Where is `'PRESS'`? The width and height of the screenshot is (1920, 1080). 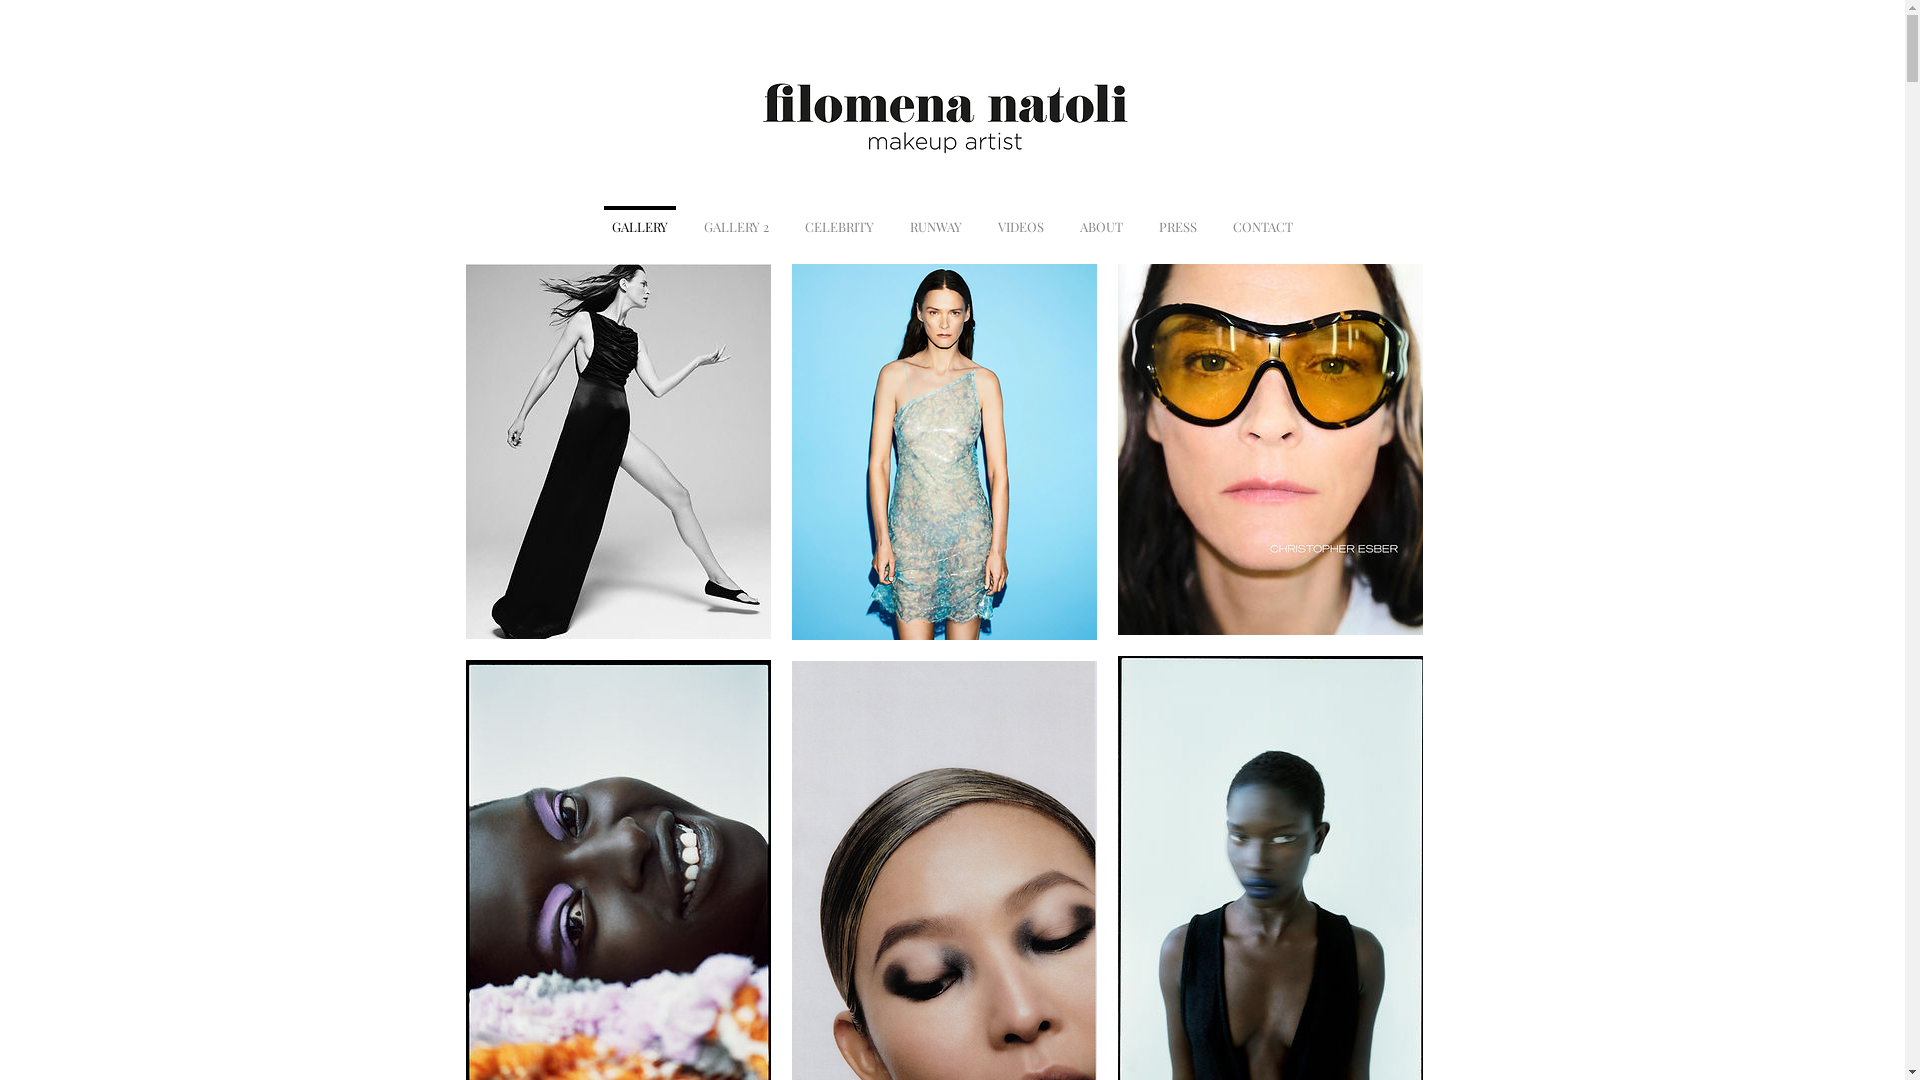 'PRESS' is located at coordinates (1177, 218).